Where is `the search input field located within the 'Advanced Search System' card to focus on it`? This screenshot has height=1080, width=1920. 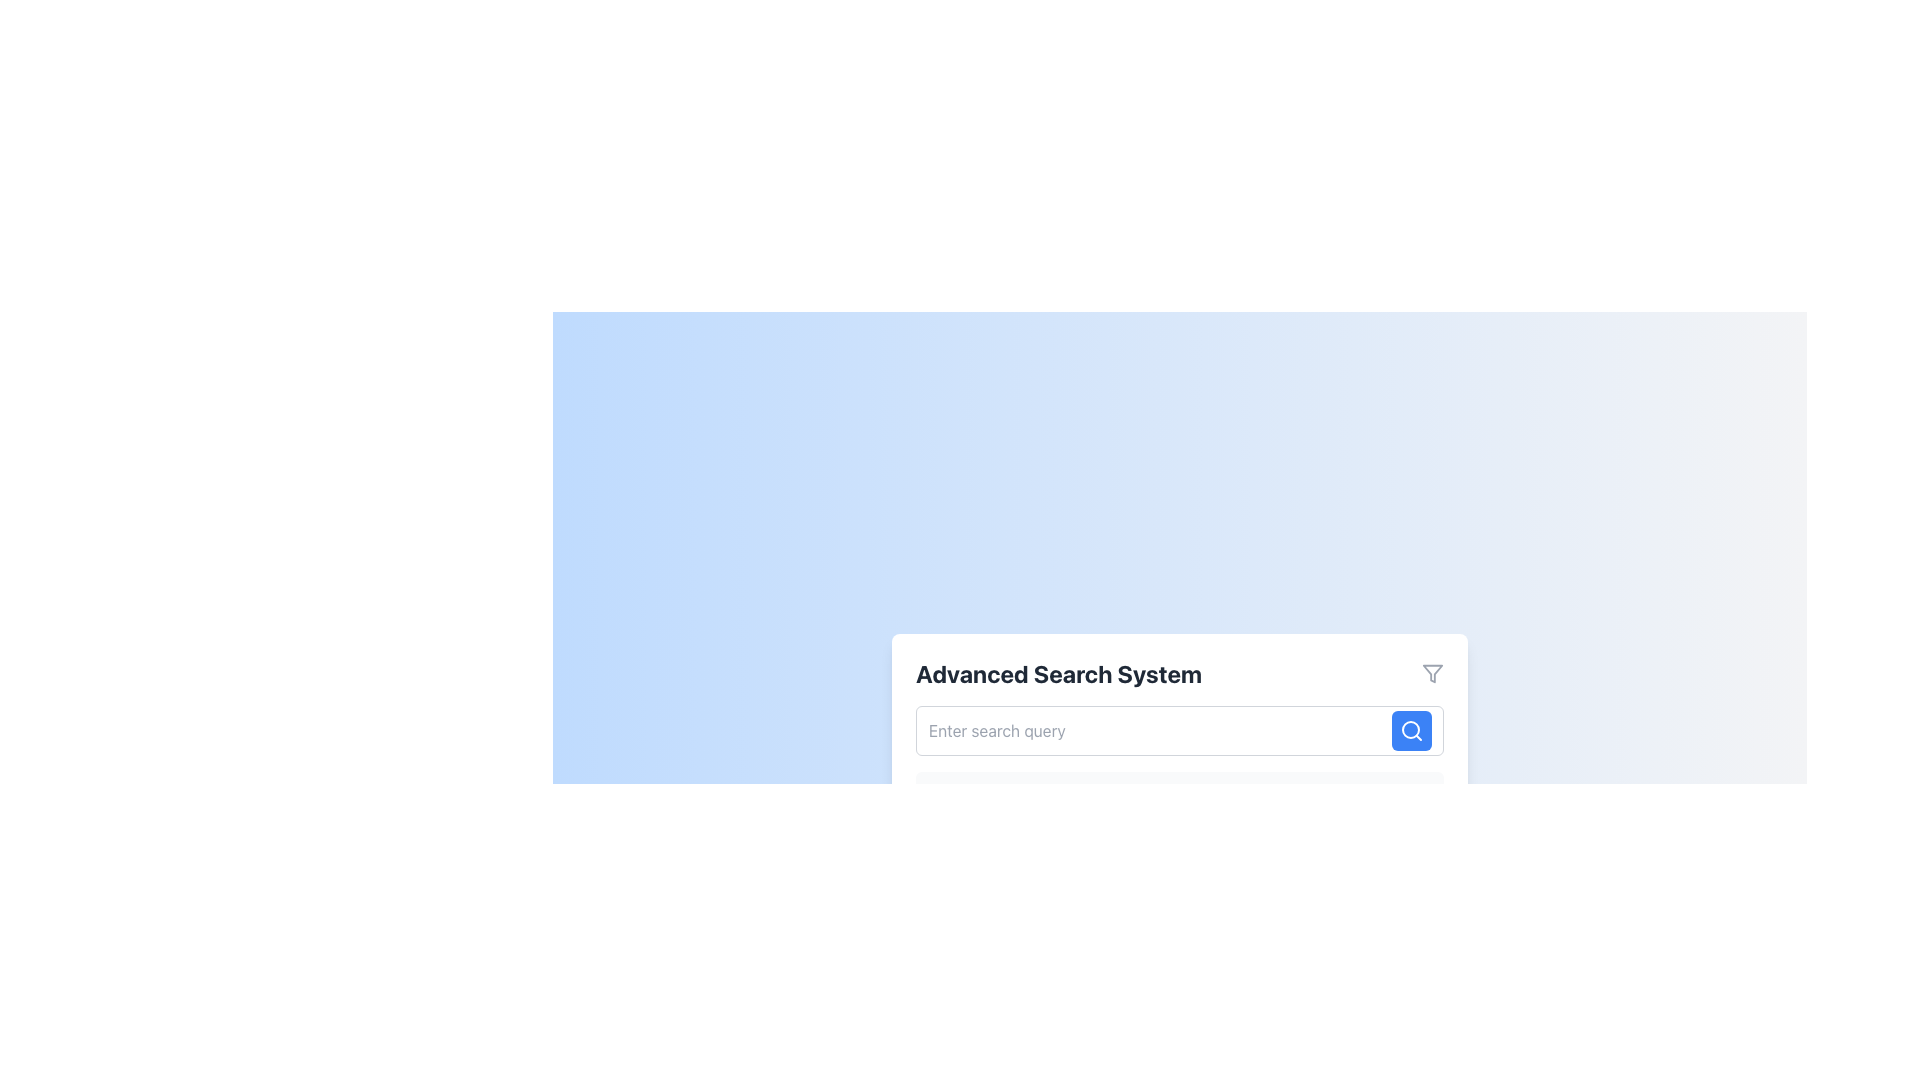 the search input field located within the 'Advanced Search System' card to focus on it is located at coordinates (1180, 731).